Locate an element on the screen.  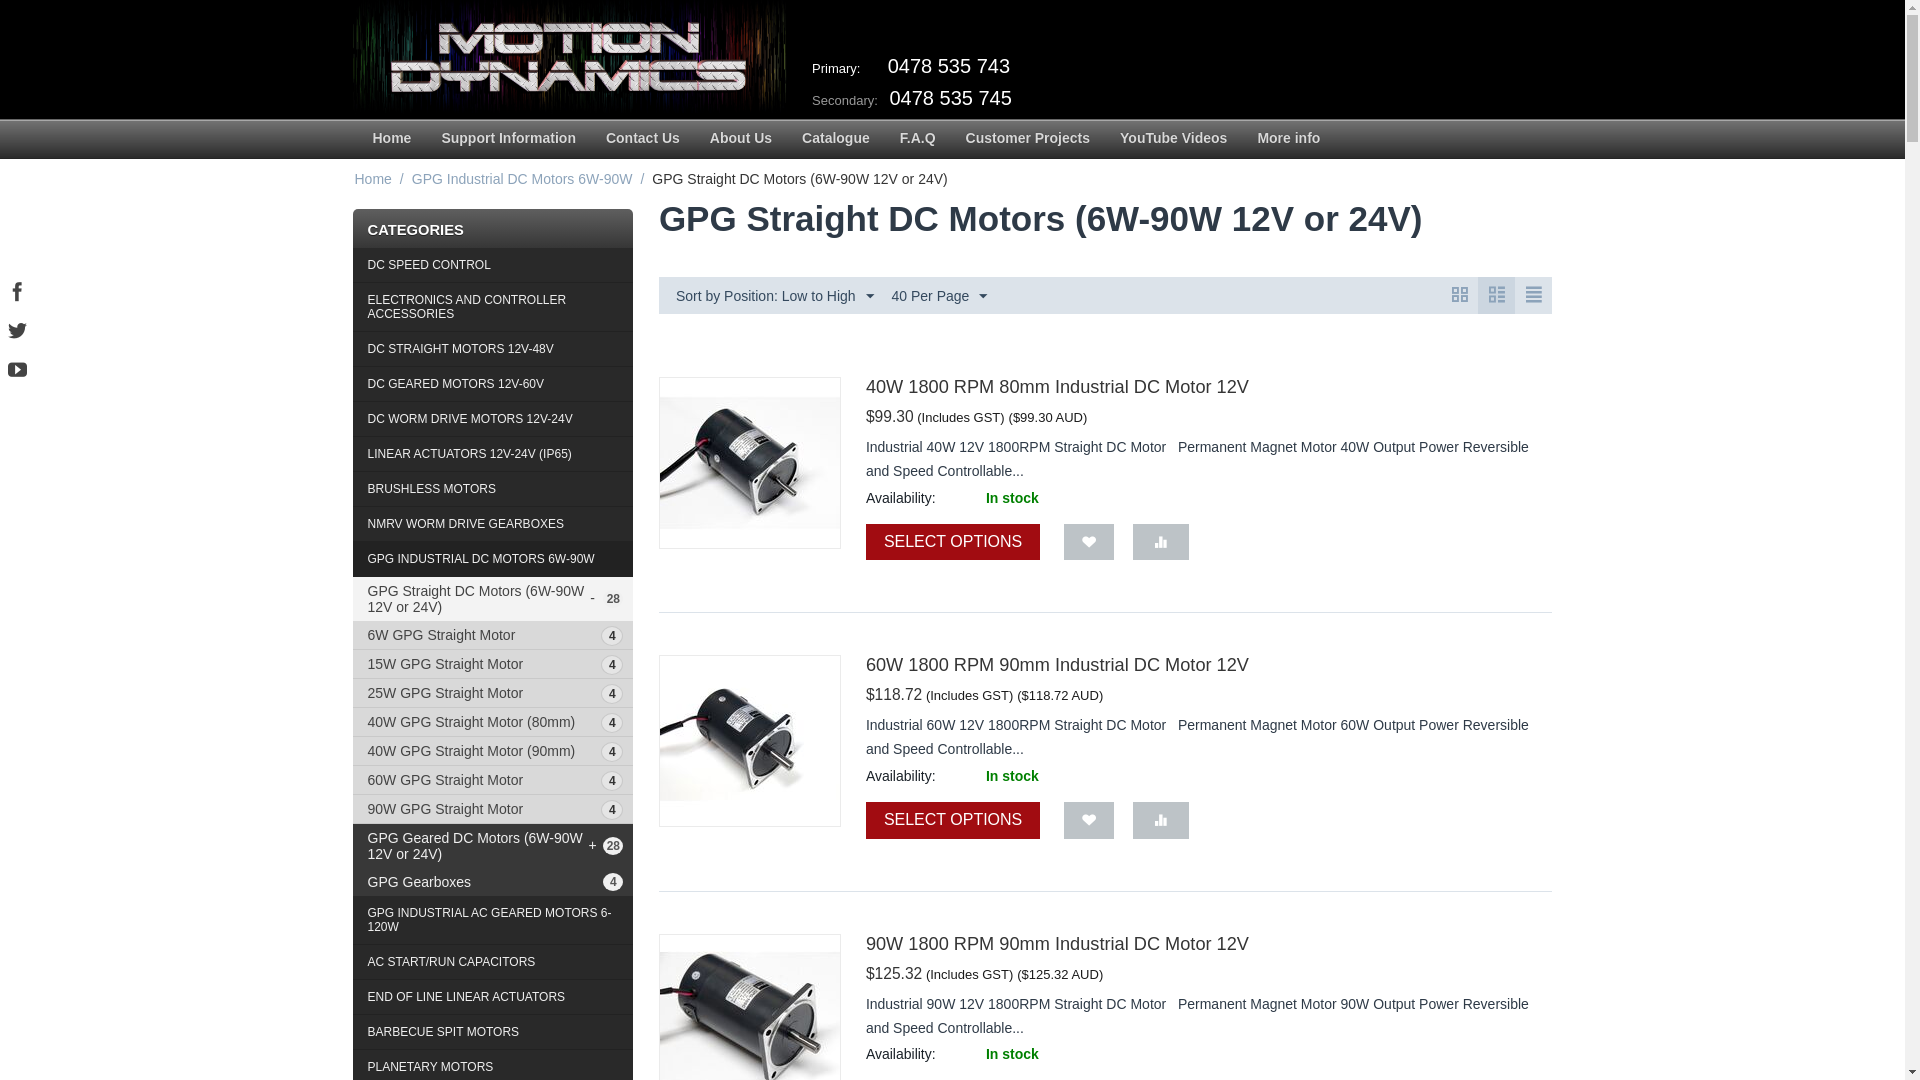
'BRUSHLESS MOTORS' is located at coordinates (492, 489).